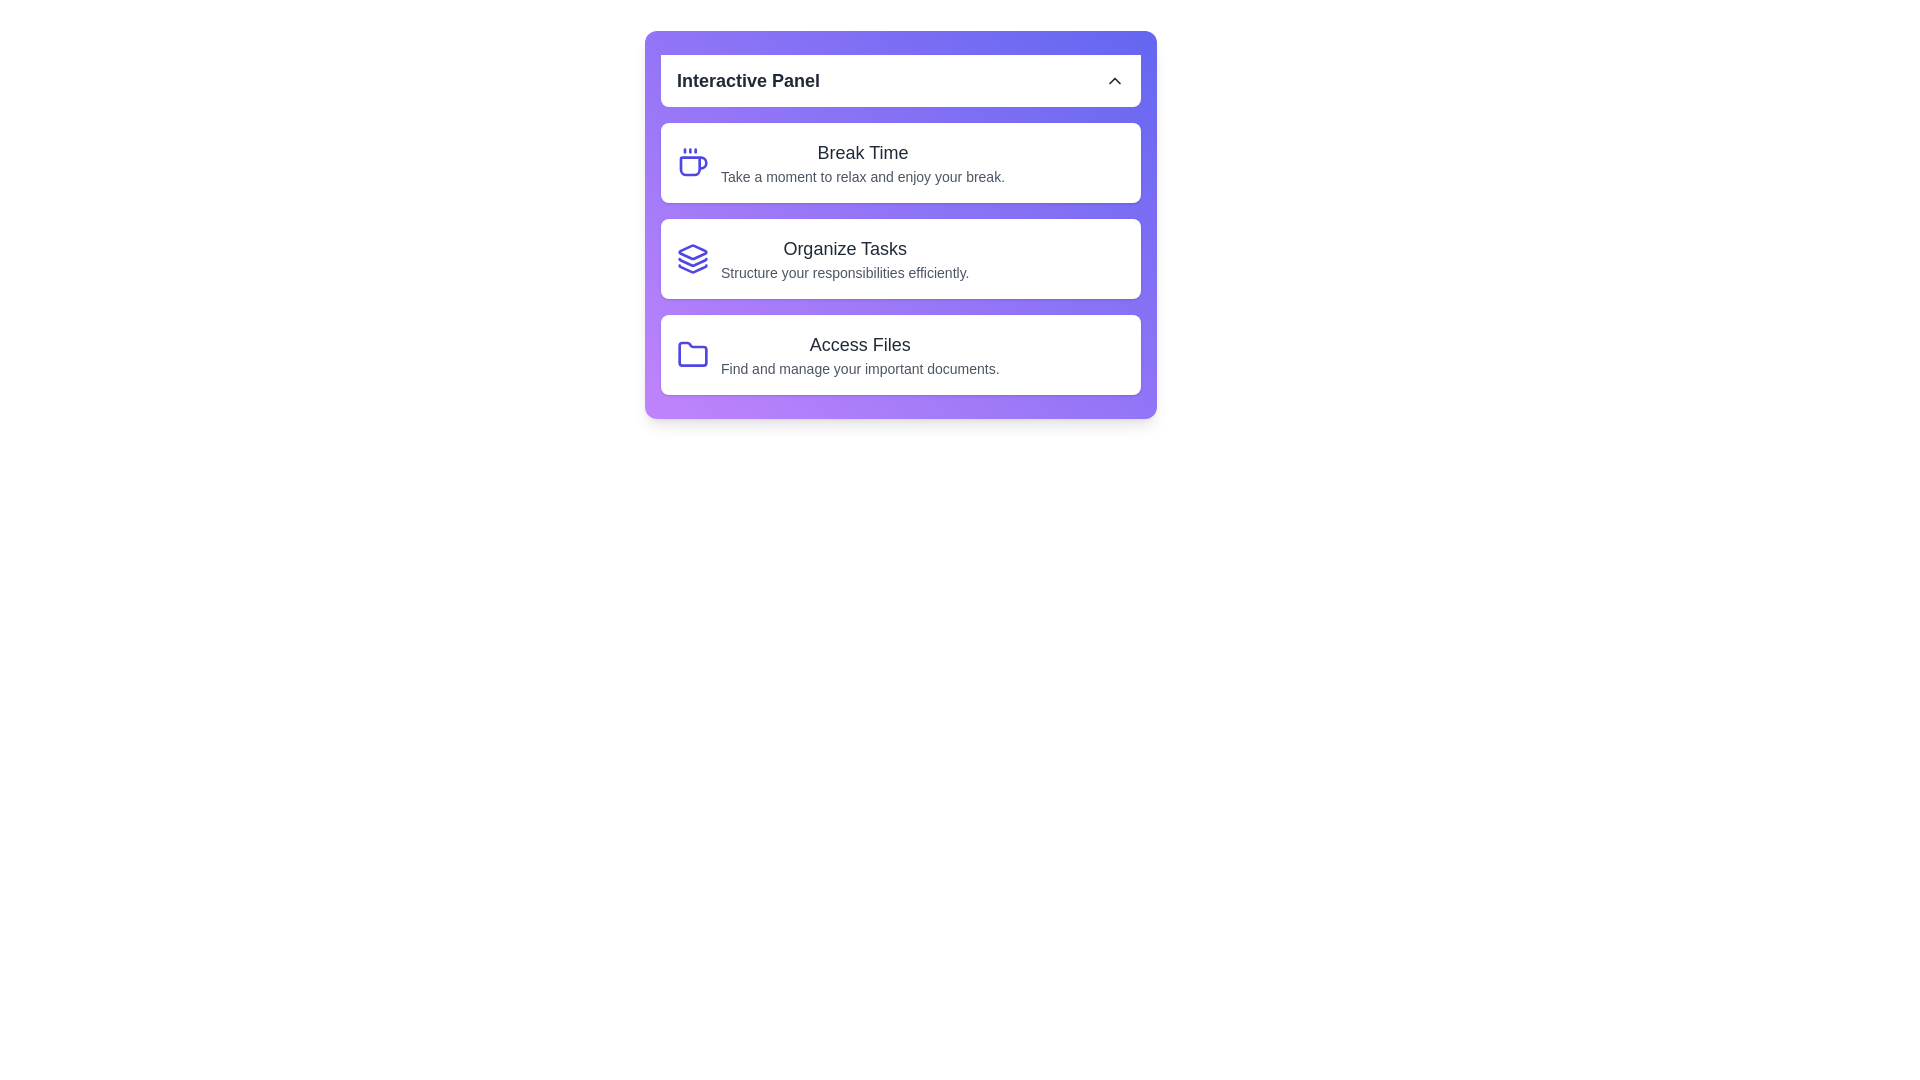  Describe the element at coordinates (900, 353) in the screenshot. I see `the panel item Access Files to view its hover effect` at that location.